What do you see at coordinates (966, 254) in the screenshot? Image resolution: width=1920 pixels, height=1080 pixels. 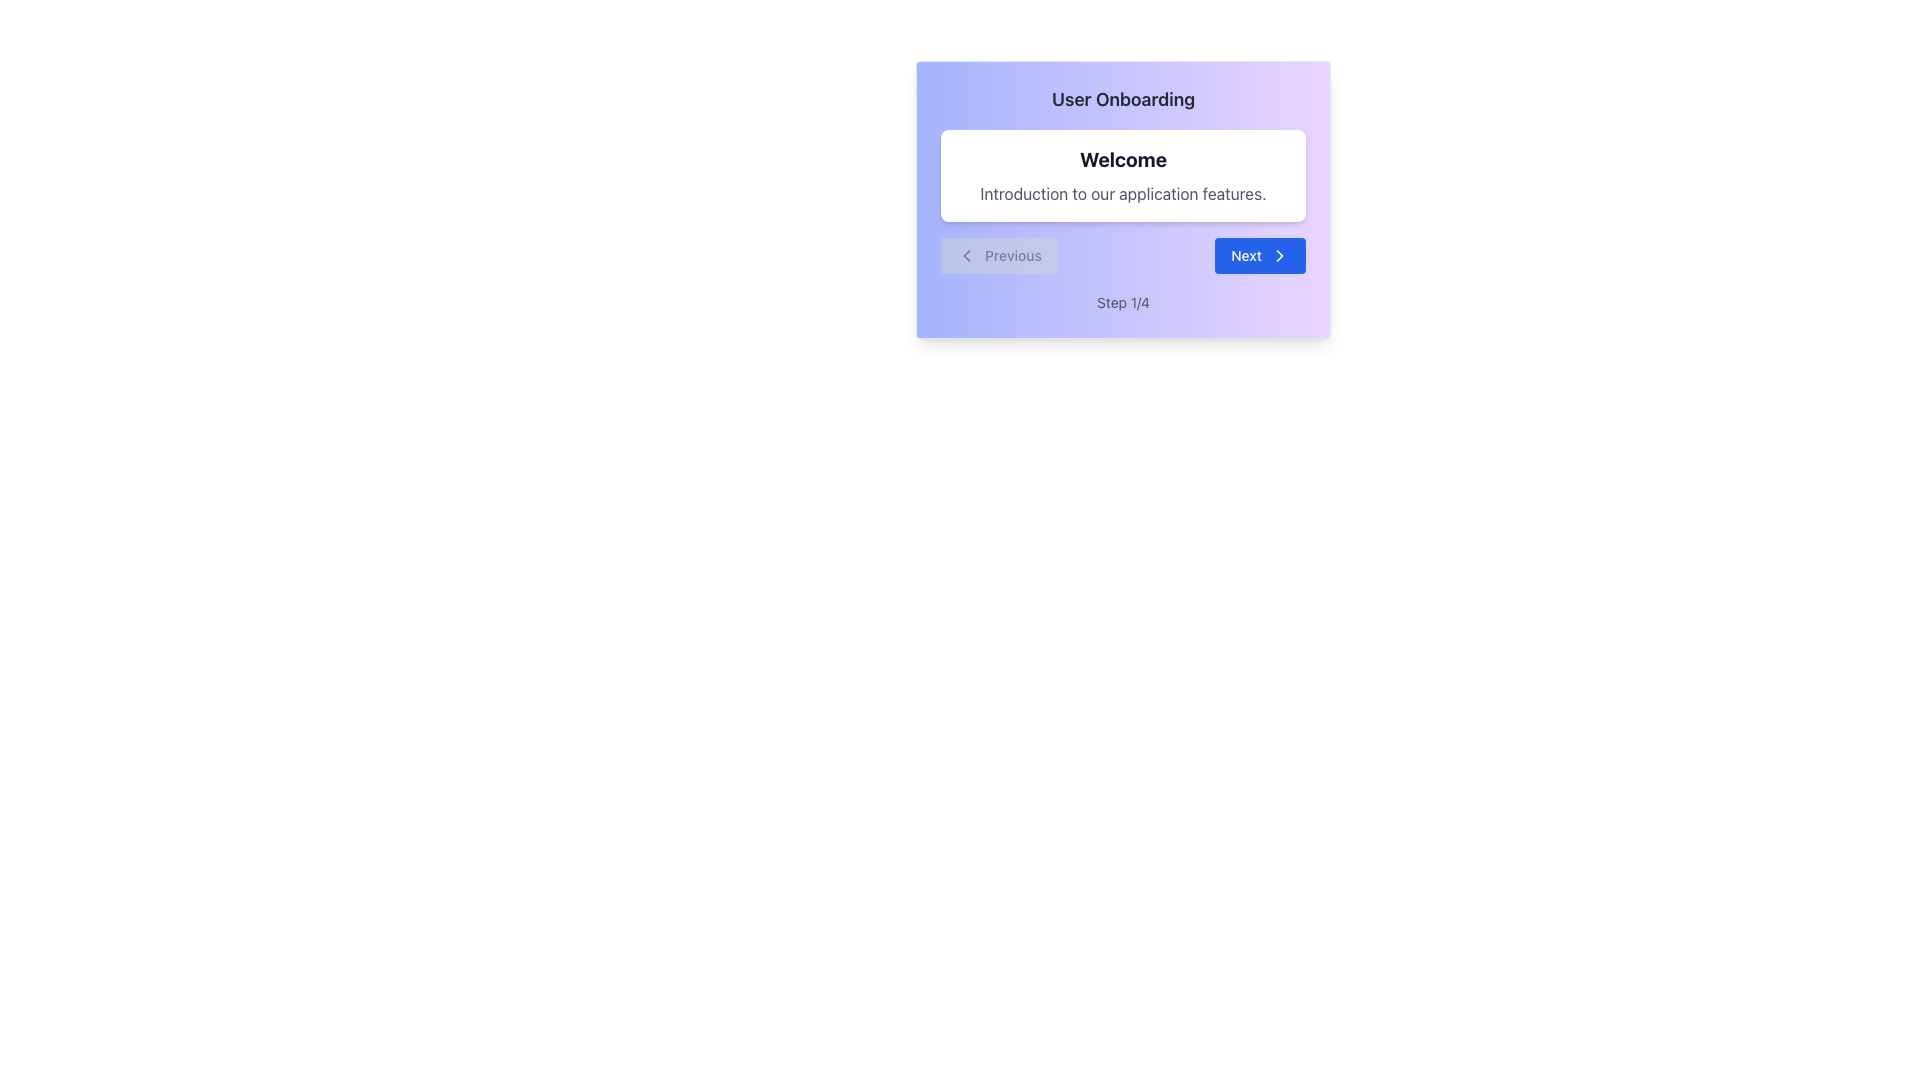 I see `the leftward-pointing chevron icon, which is part of the 'Previous' navigation button located on the left side of the navigation section` at bounding box center [966, 254].